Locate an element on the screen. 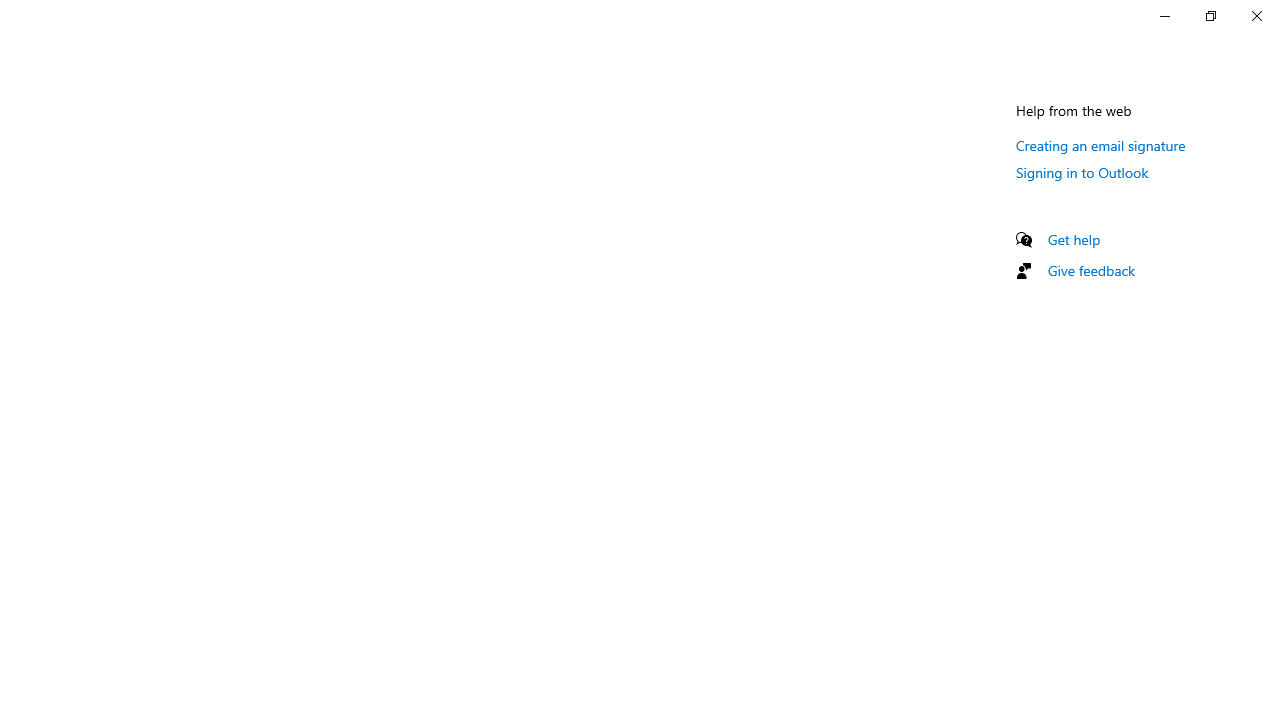 Image resolution: width=1280 pixels, height=720 pixels. 'Get help' is located at coordinates (1073, 238).